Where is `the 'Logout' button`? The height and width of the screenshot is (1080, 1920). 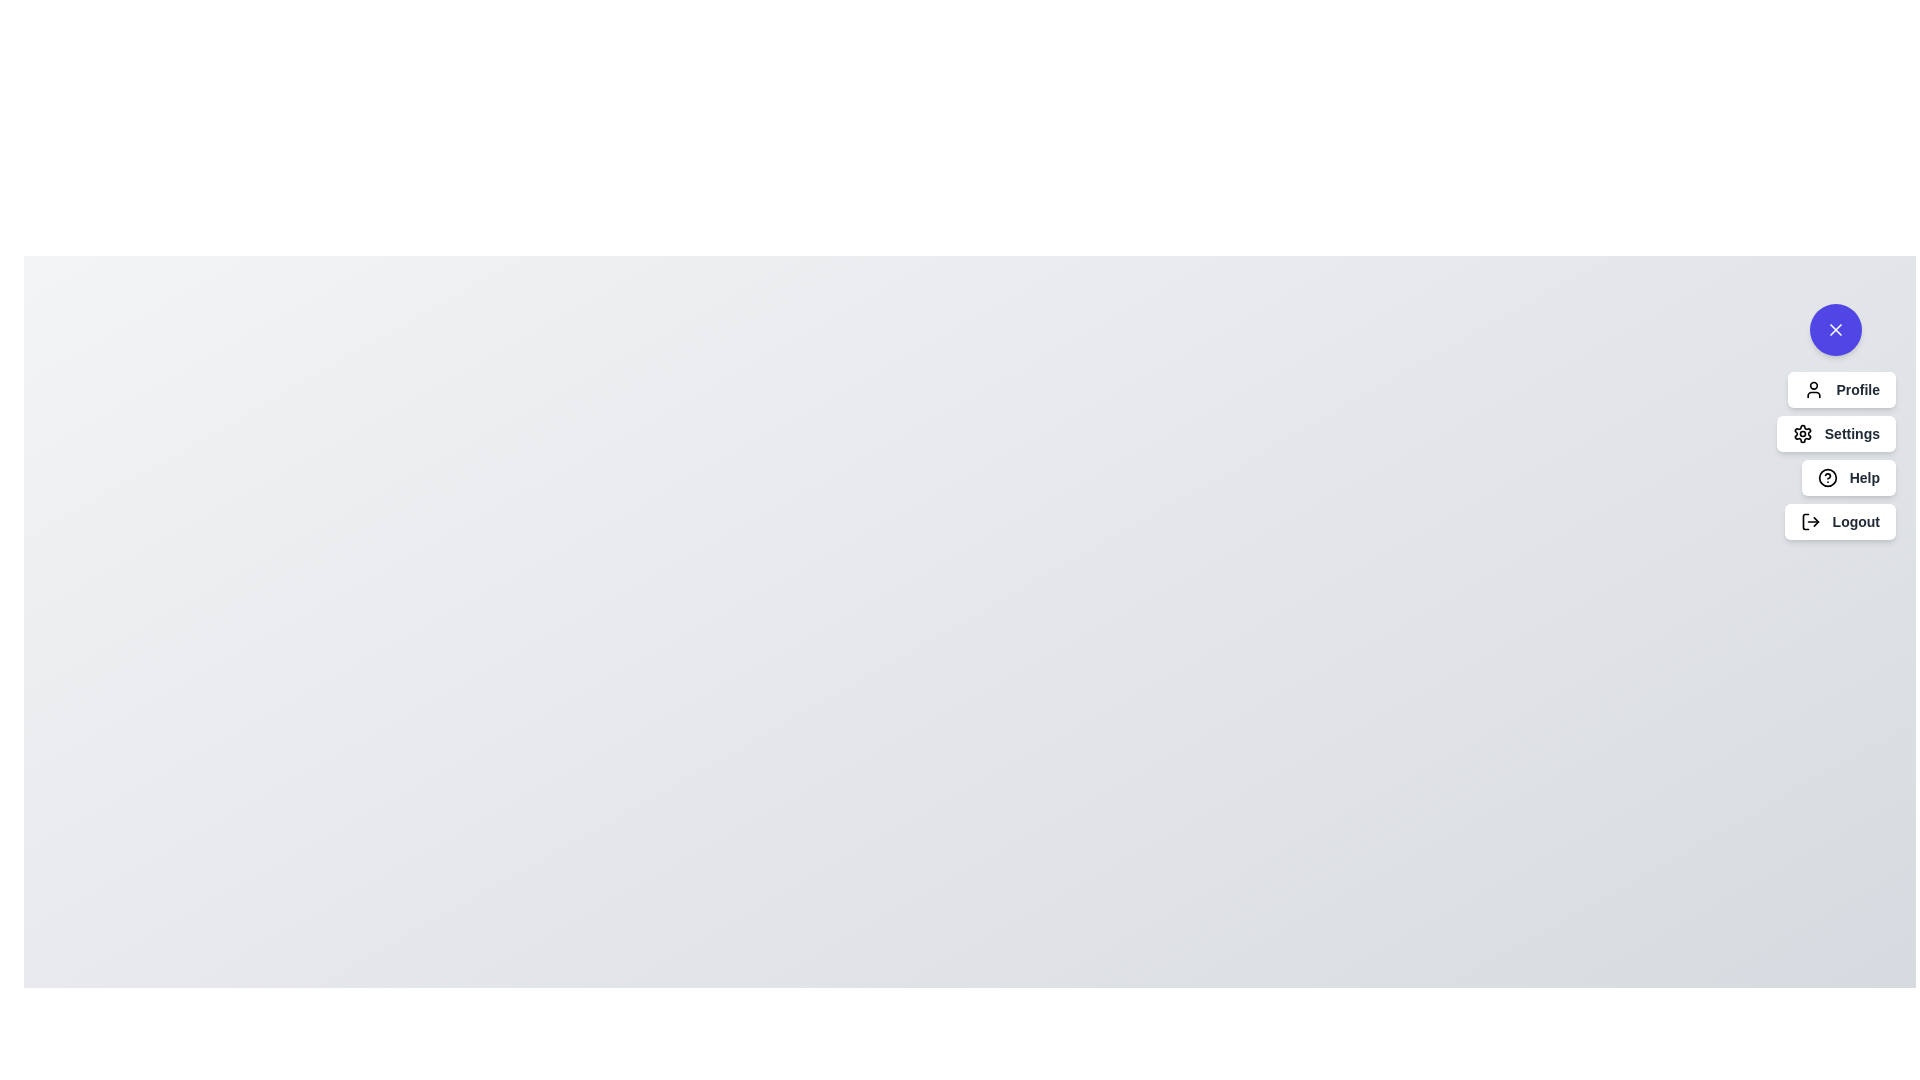 the 'Logout' button is located at coordinates (1839, 520).